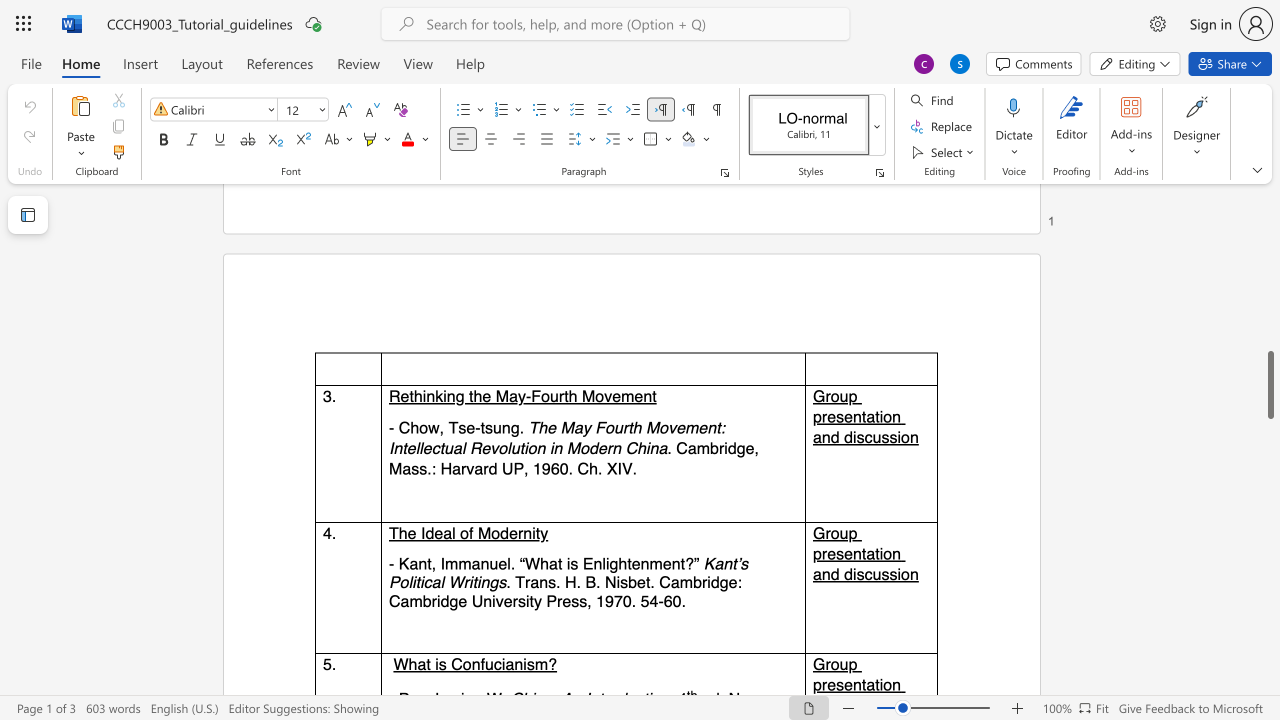 The width and height of the screenshot is (1280, 720). Describe the element at coordinates (1269, 408) in the screenshot. I see `the scrollbar on the right side to scroll the page up` at that location.